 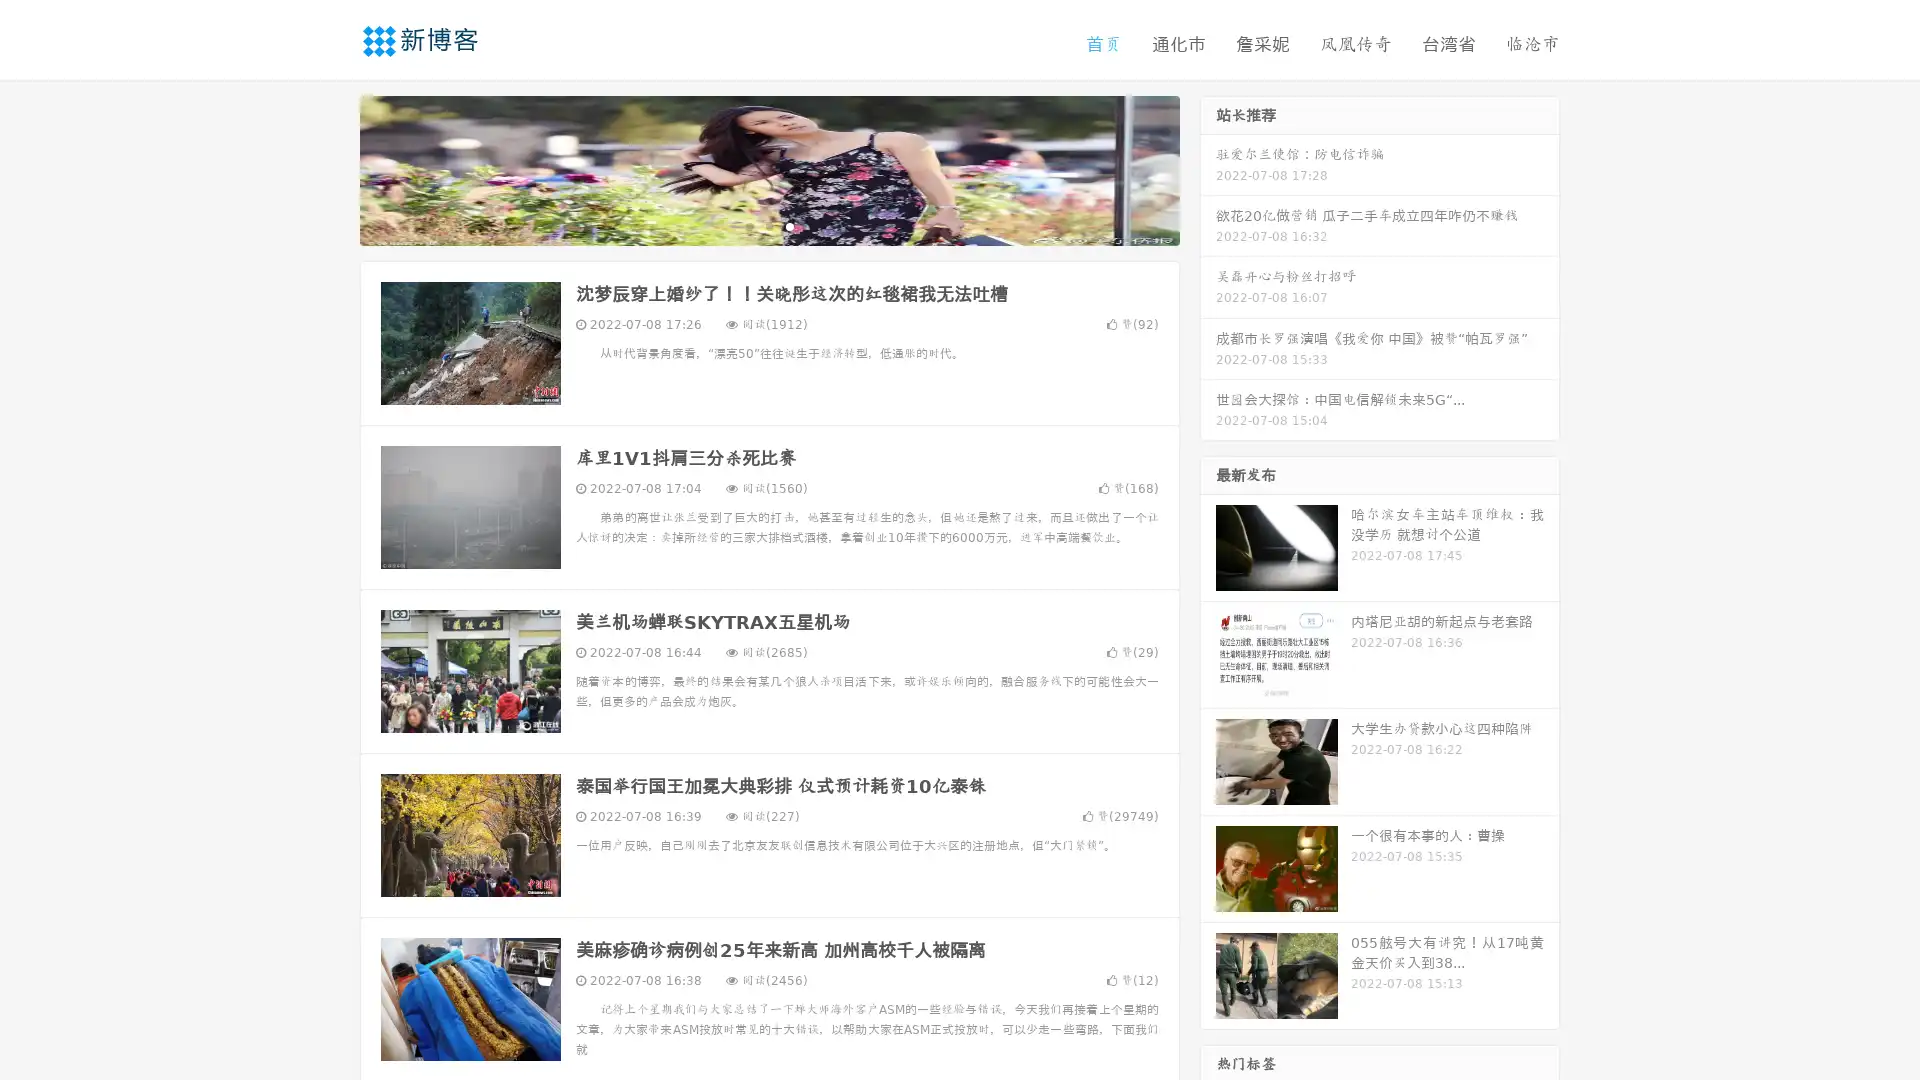 What do you see at coordinates (768, 225) in the screenshot?
I see `Go to slide 2` at bounding box center [768, 225].